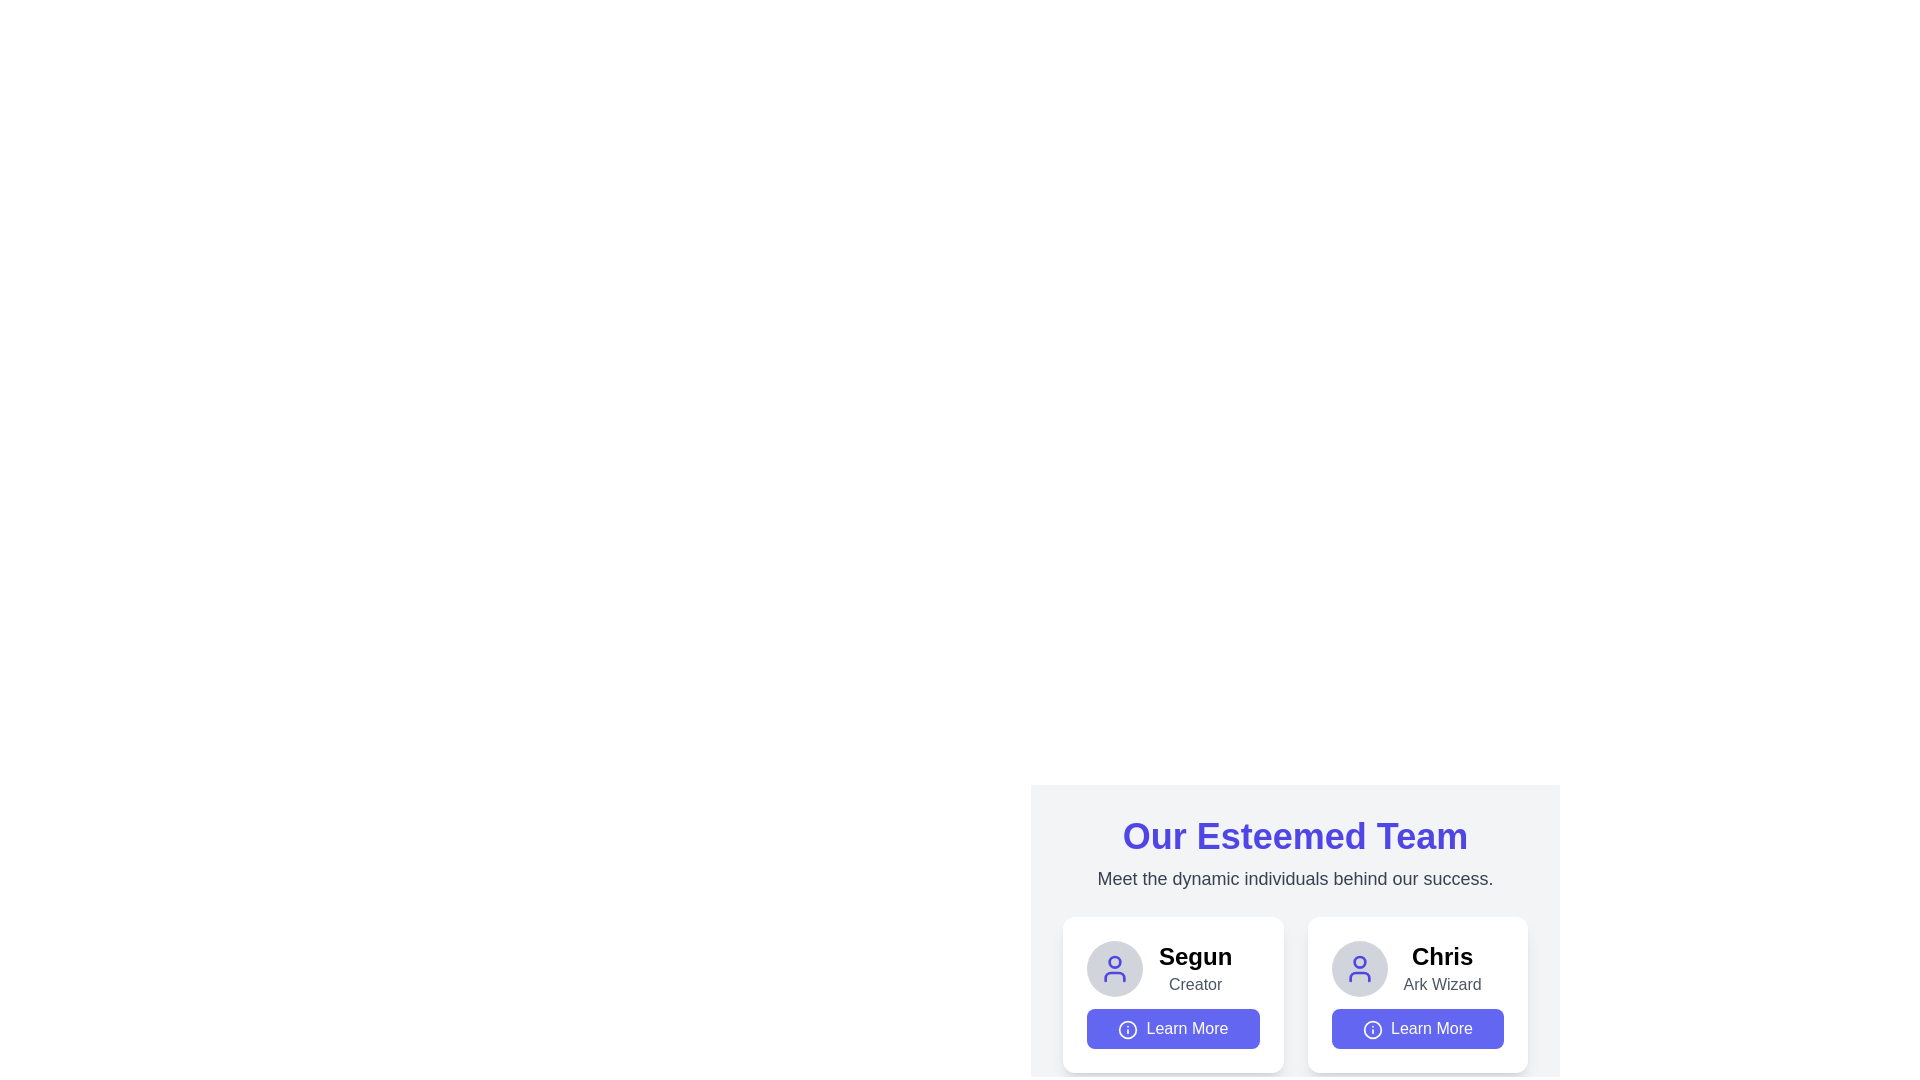 The width and height of the screenshot is (1920, 1080). I want to click on text label displaying 'Creator' located below the bold text label 'Segun' in the profile card of the team showcase, so click(1195, 983).